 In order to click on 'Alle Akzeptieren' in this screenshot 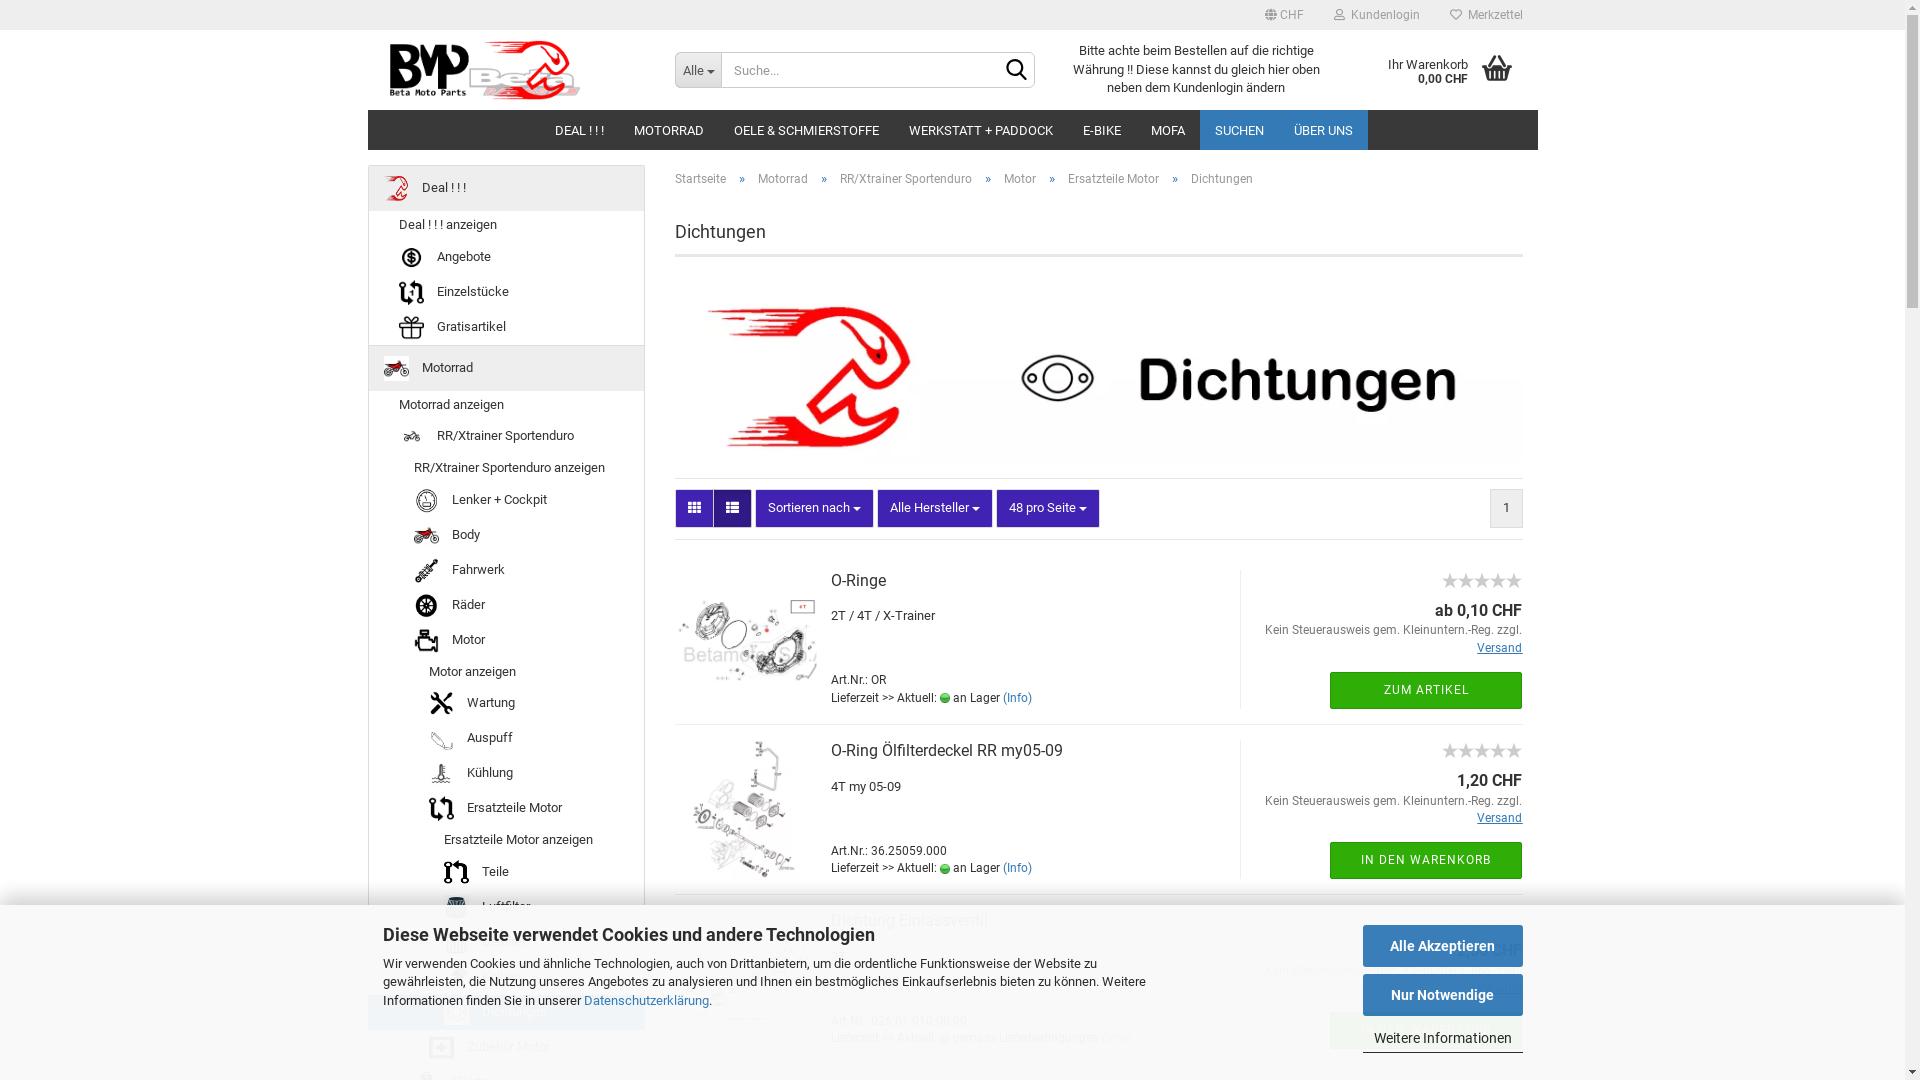, I will do `click(1441, 945)`.